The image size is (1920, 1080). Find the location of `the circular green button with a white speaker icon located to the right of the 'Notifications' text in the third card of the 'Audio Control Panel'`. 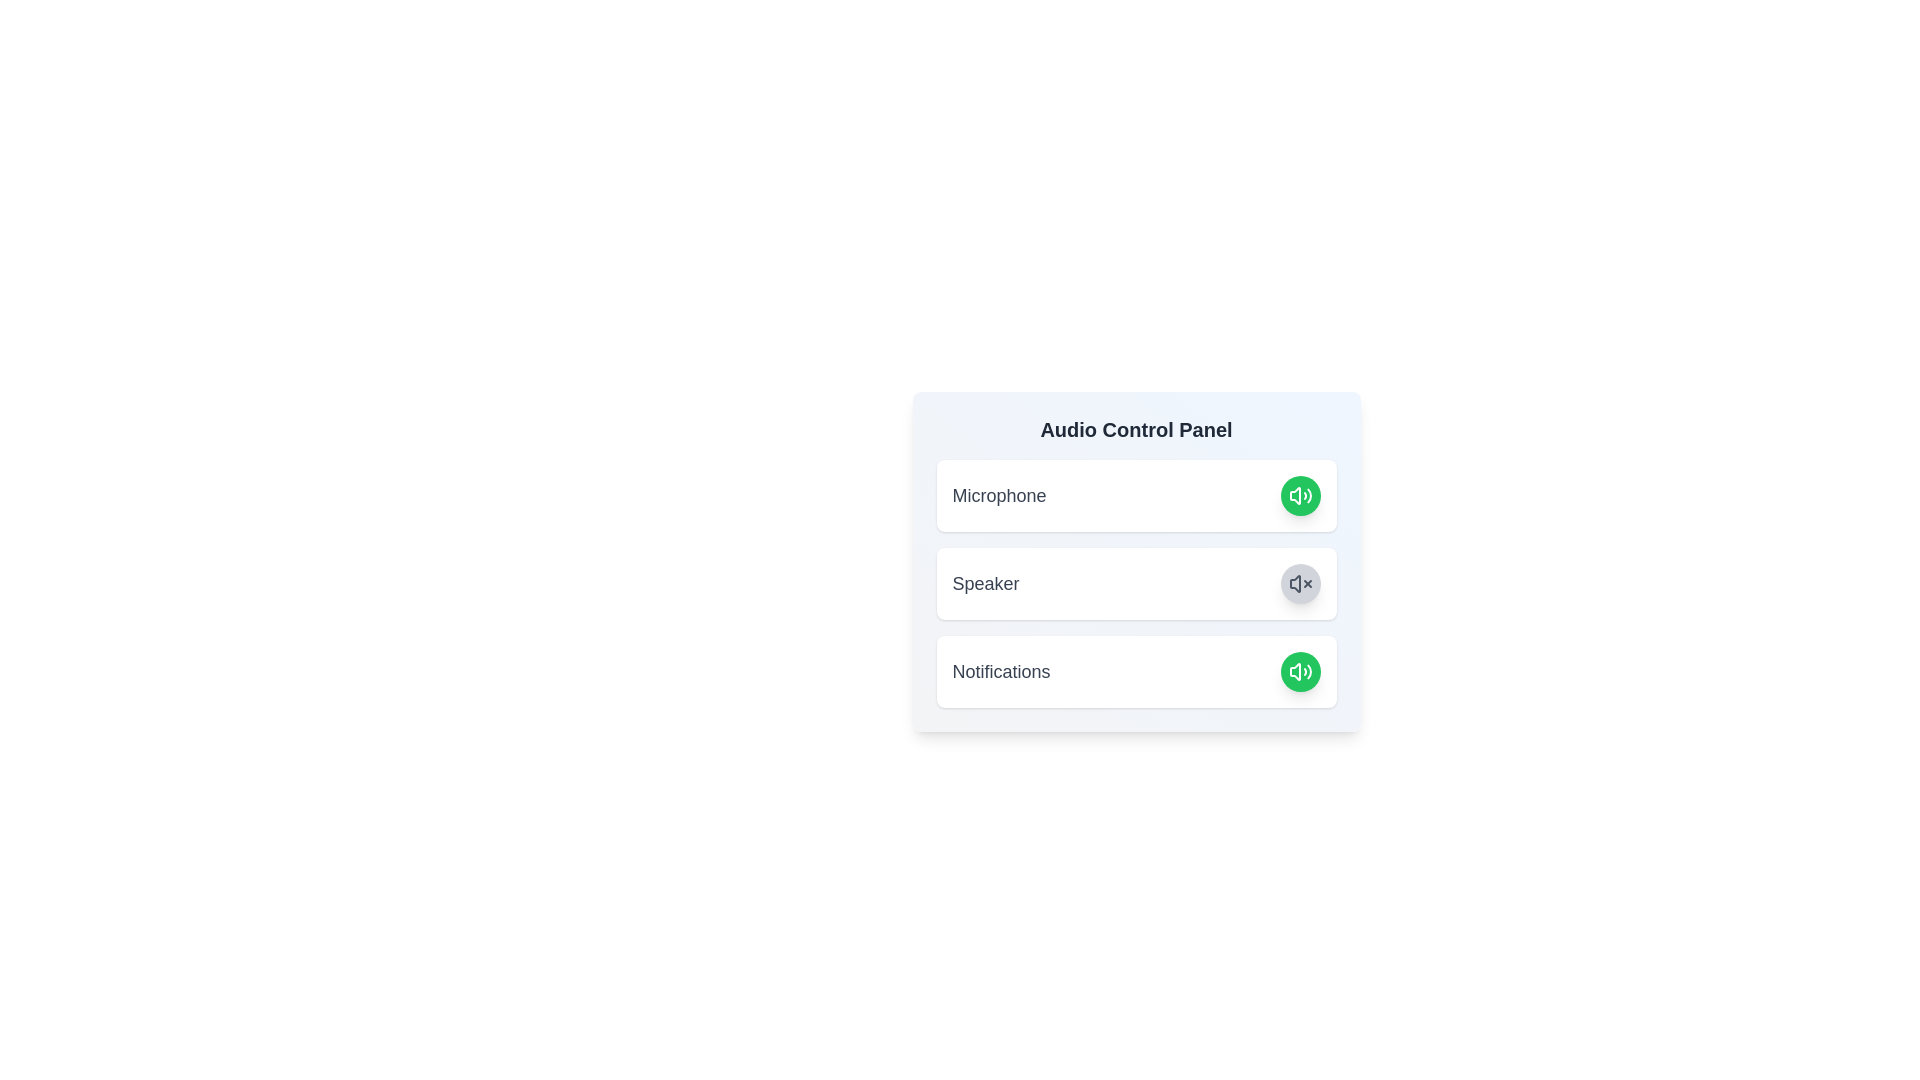

the circular green button with a white speaker icon located to the right of the 'Notifications' text in the third card of the 'Audio Control Panel' is located at coordinates (1300, 671).